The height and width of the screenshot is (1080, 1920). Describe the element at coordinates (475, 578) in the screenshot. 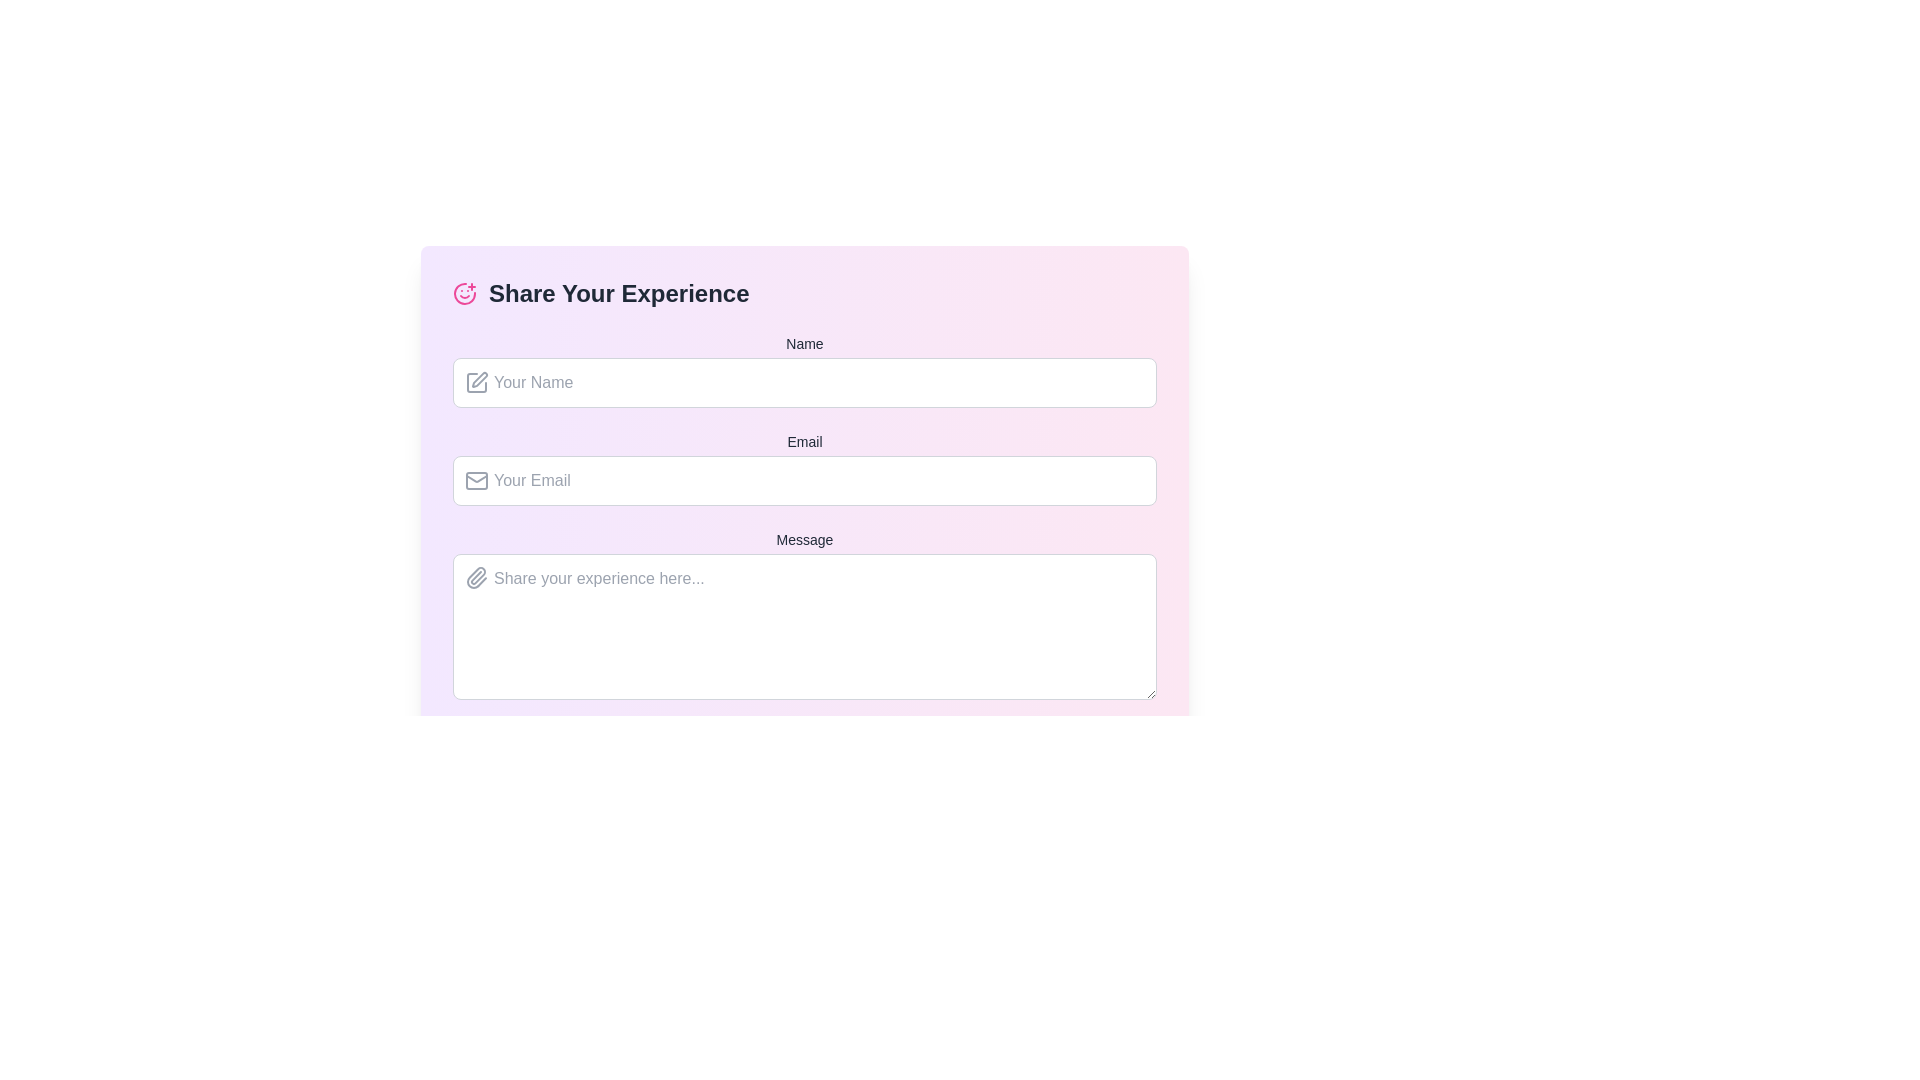

I see `the file attachment icon located within the 'Message' input field, positioned at the top-left corner of the text box` at that location.